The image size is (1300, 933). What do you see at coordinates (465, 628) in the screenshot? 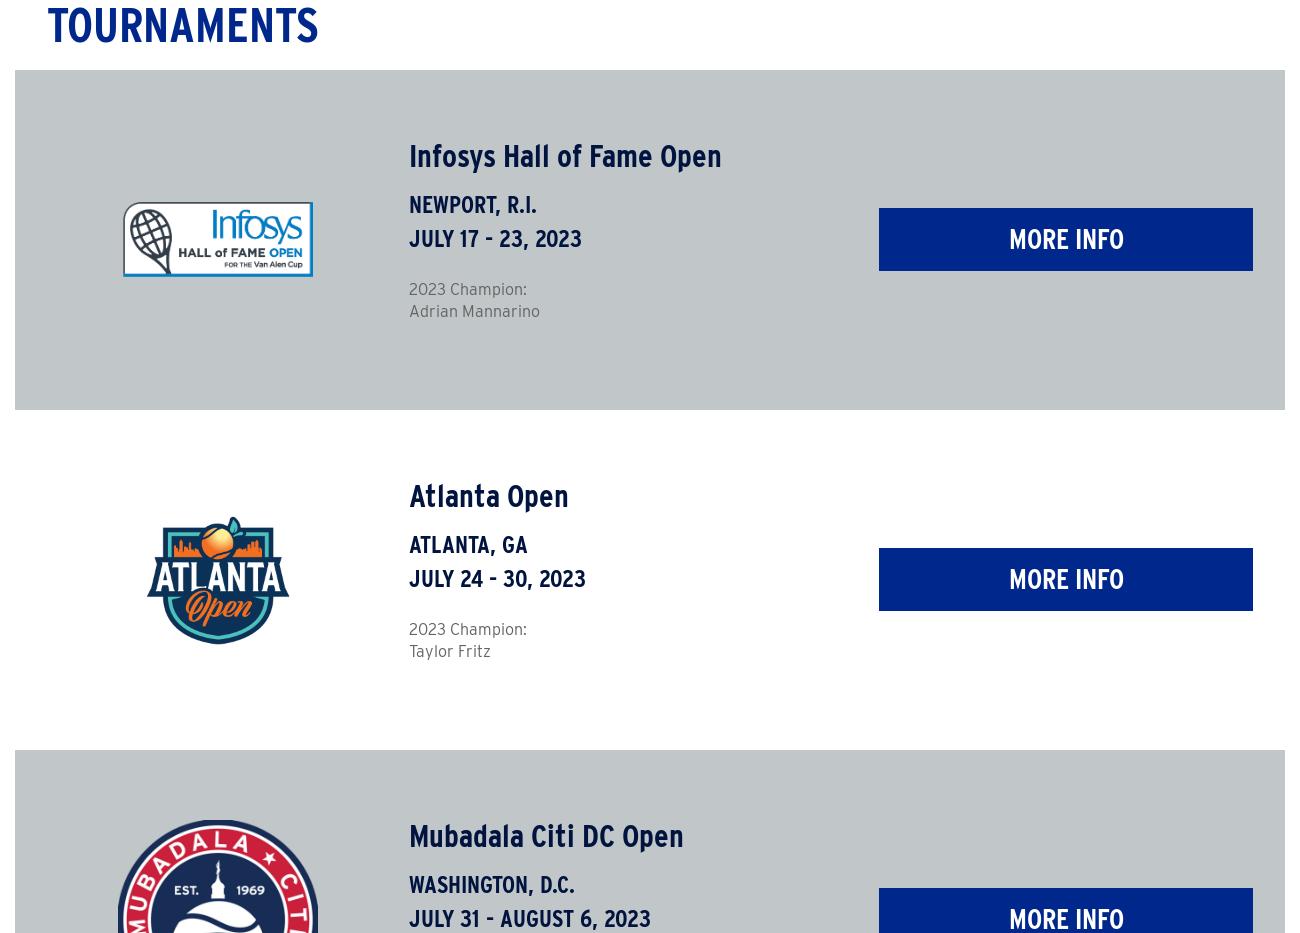
I see `'2023 Champion:'` at bounding box center [465, 628].